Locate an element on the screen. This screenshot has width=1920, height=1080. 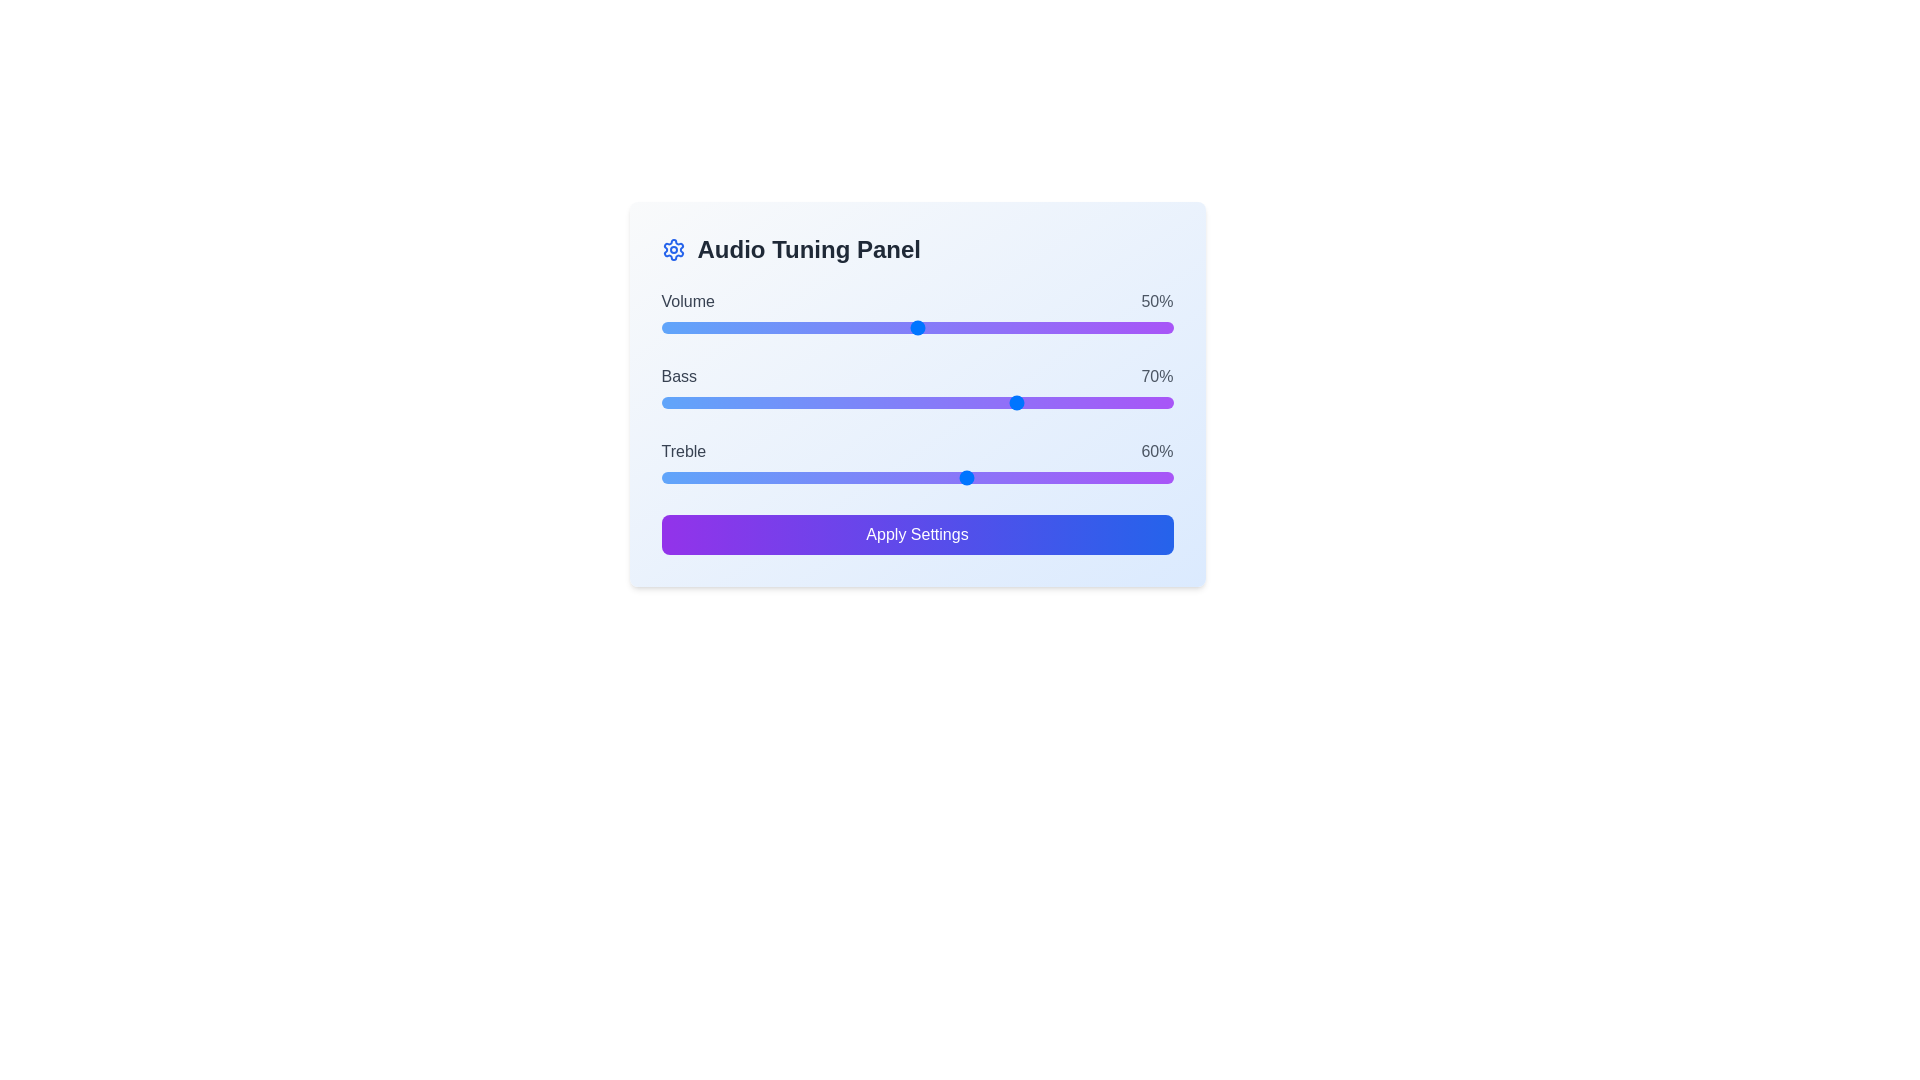
bass level is located at coordinates (773, 402).